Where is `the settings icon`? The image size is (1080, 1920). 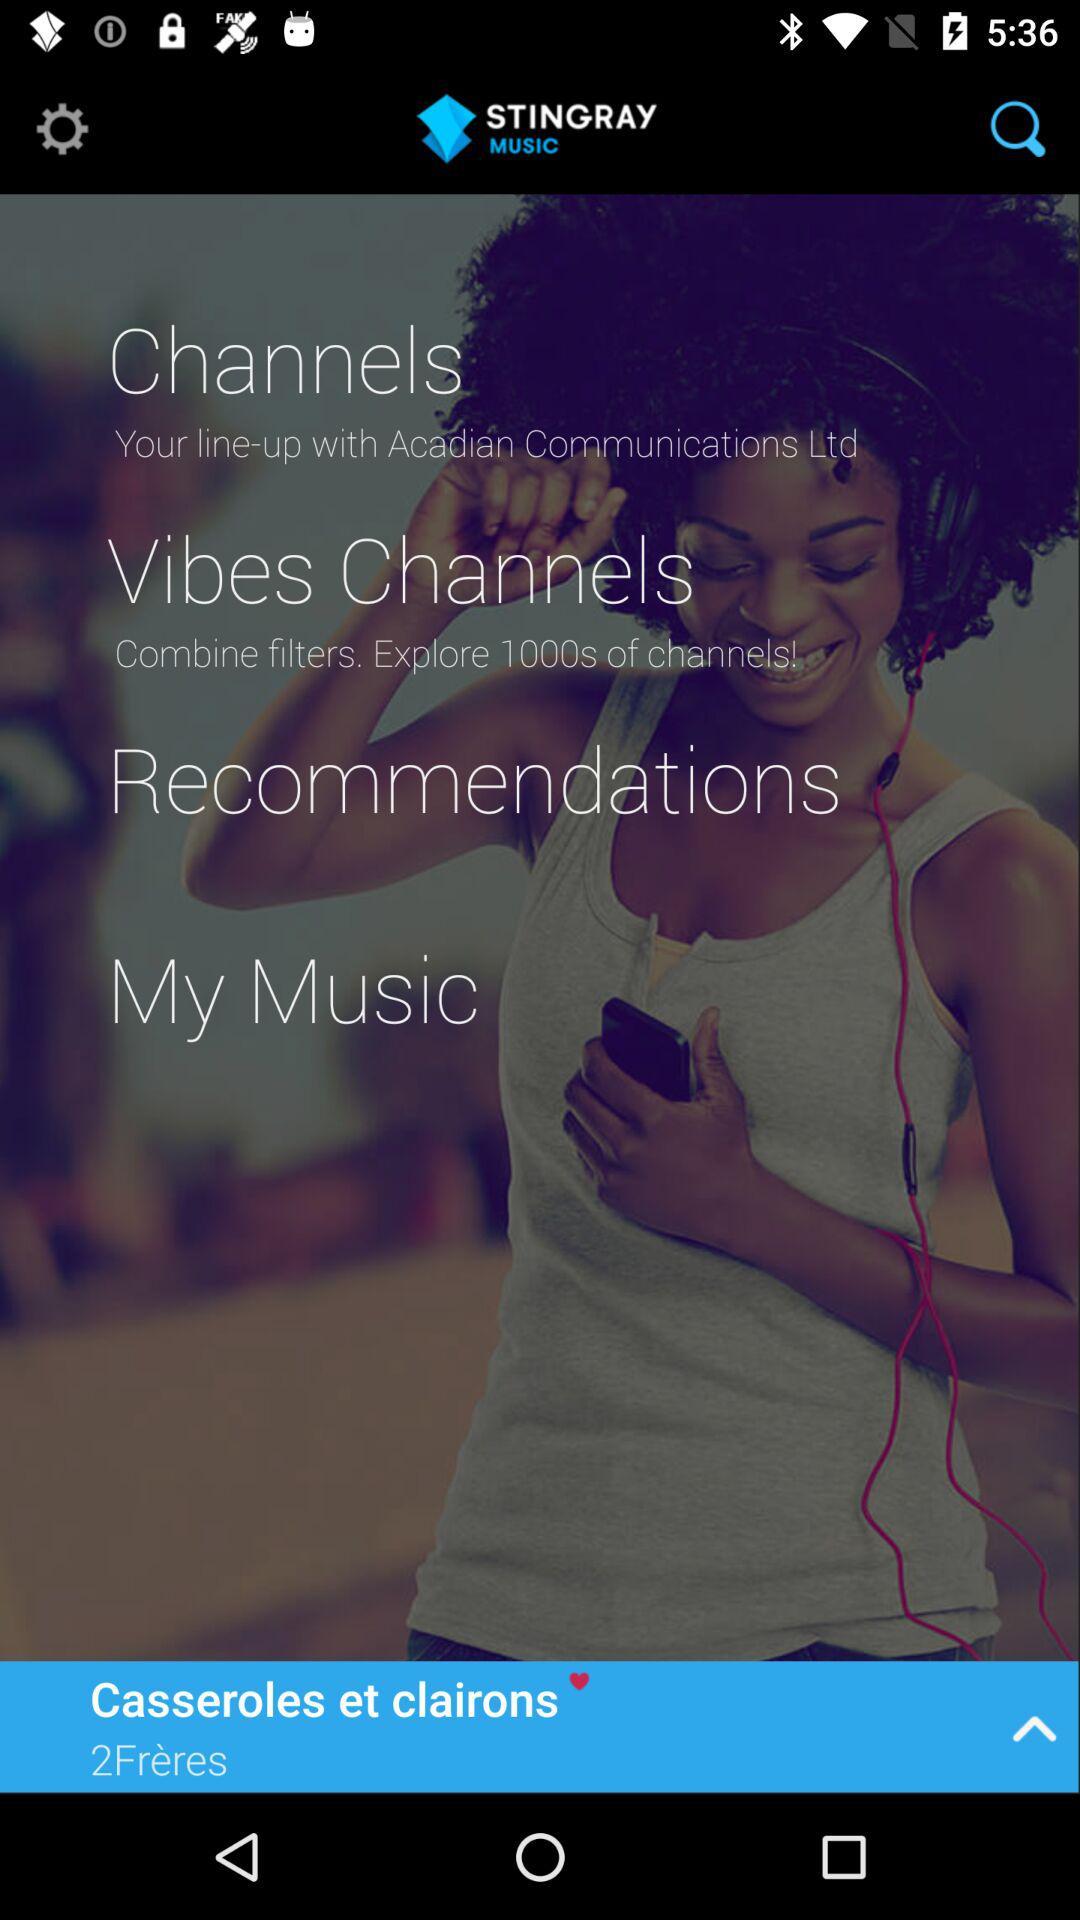 the settings icon is located at coordinates (61, 127).